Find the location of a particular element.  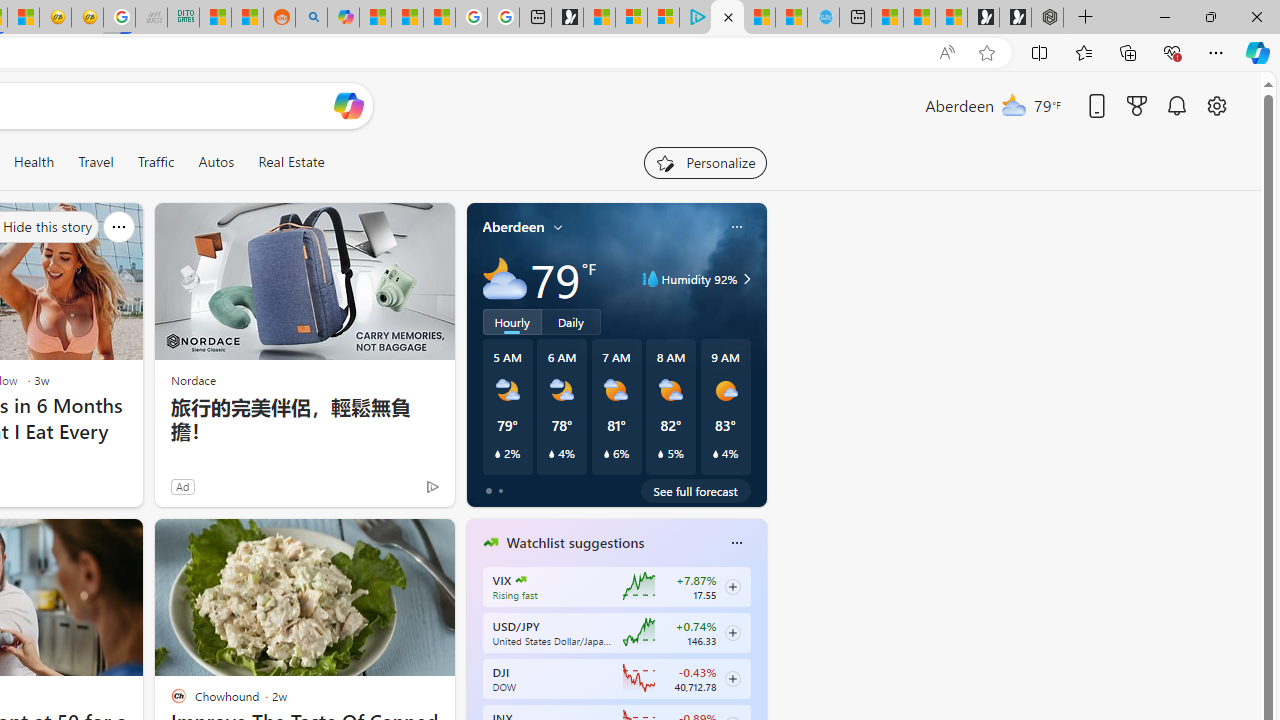

'Daily' is located at coordinates (570, 320).